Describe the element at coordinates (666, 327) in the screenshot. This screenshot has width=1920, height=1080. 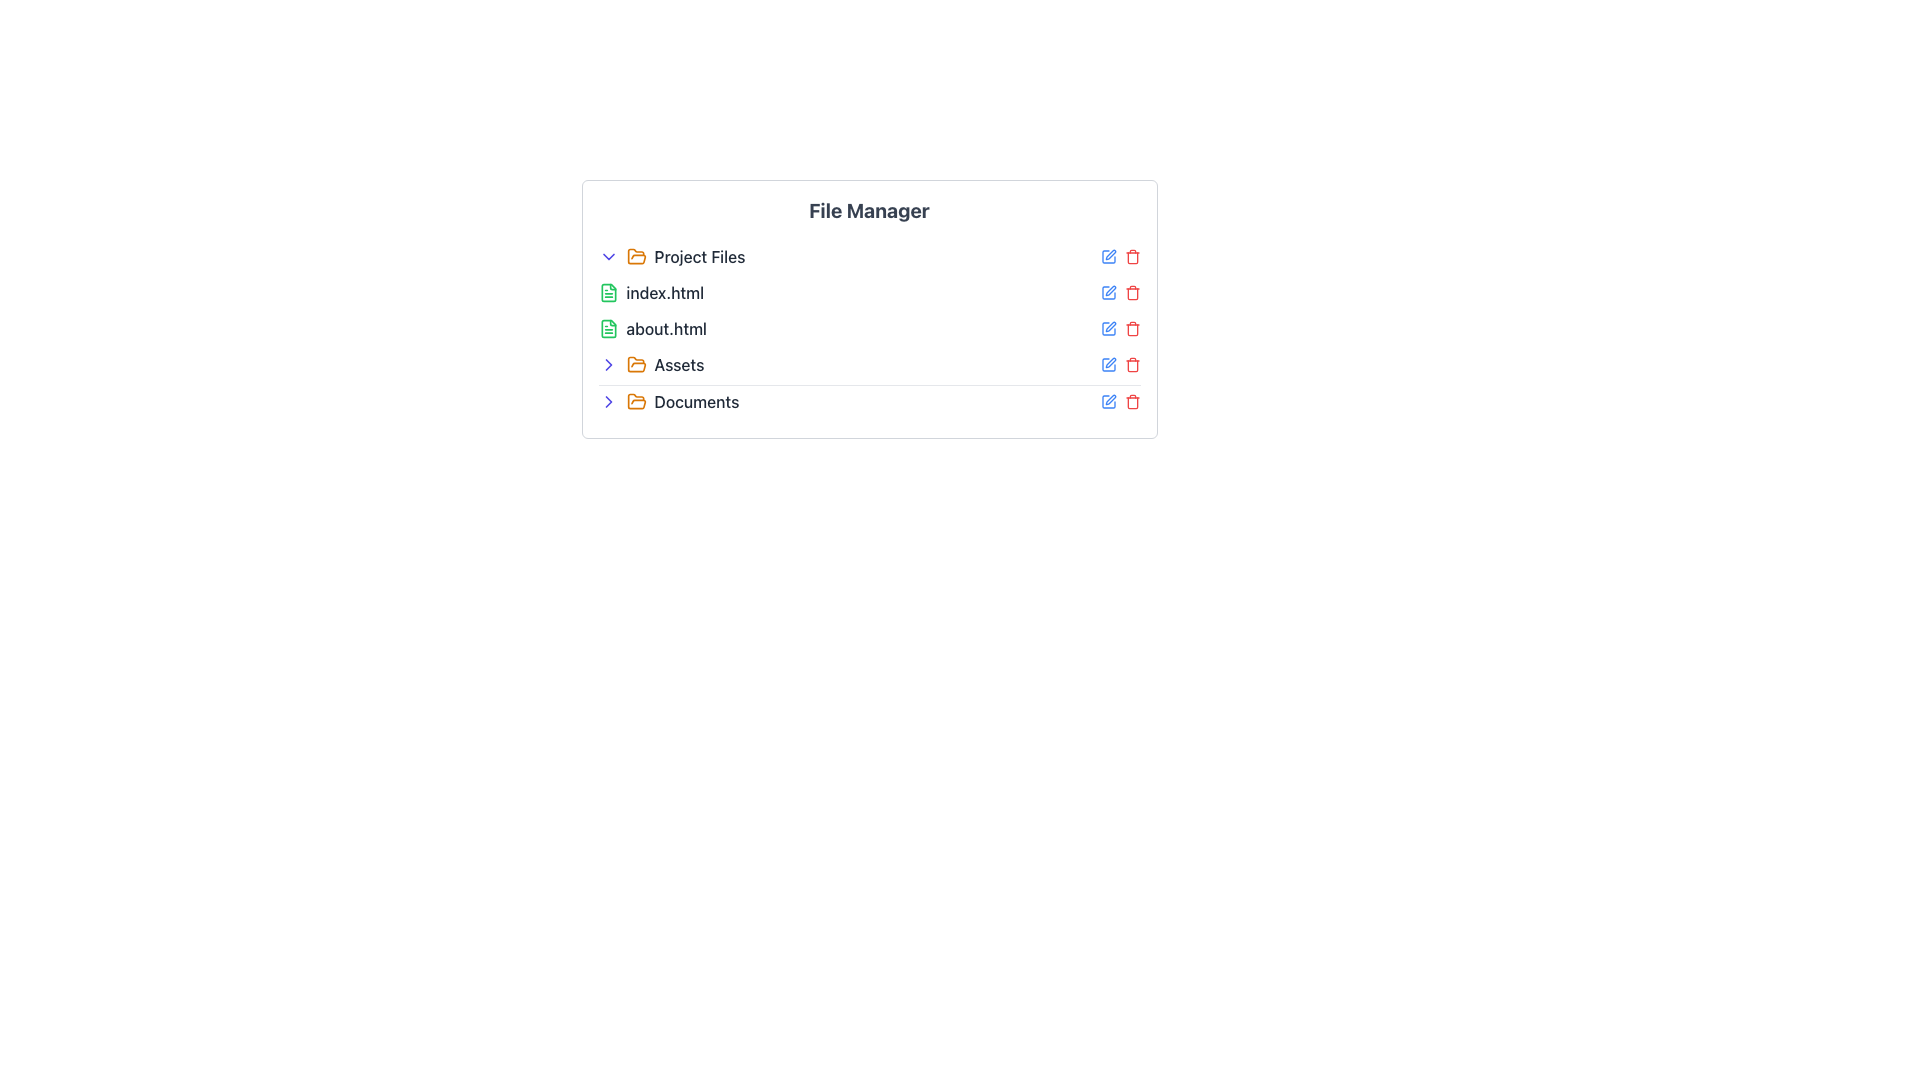
I see `text label denoting the file named 'about.html' located in the file manager, positioned under the header 'File Manager' and following 'index.html'` at that location.